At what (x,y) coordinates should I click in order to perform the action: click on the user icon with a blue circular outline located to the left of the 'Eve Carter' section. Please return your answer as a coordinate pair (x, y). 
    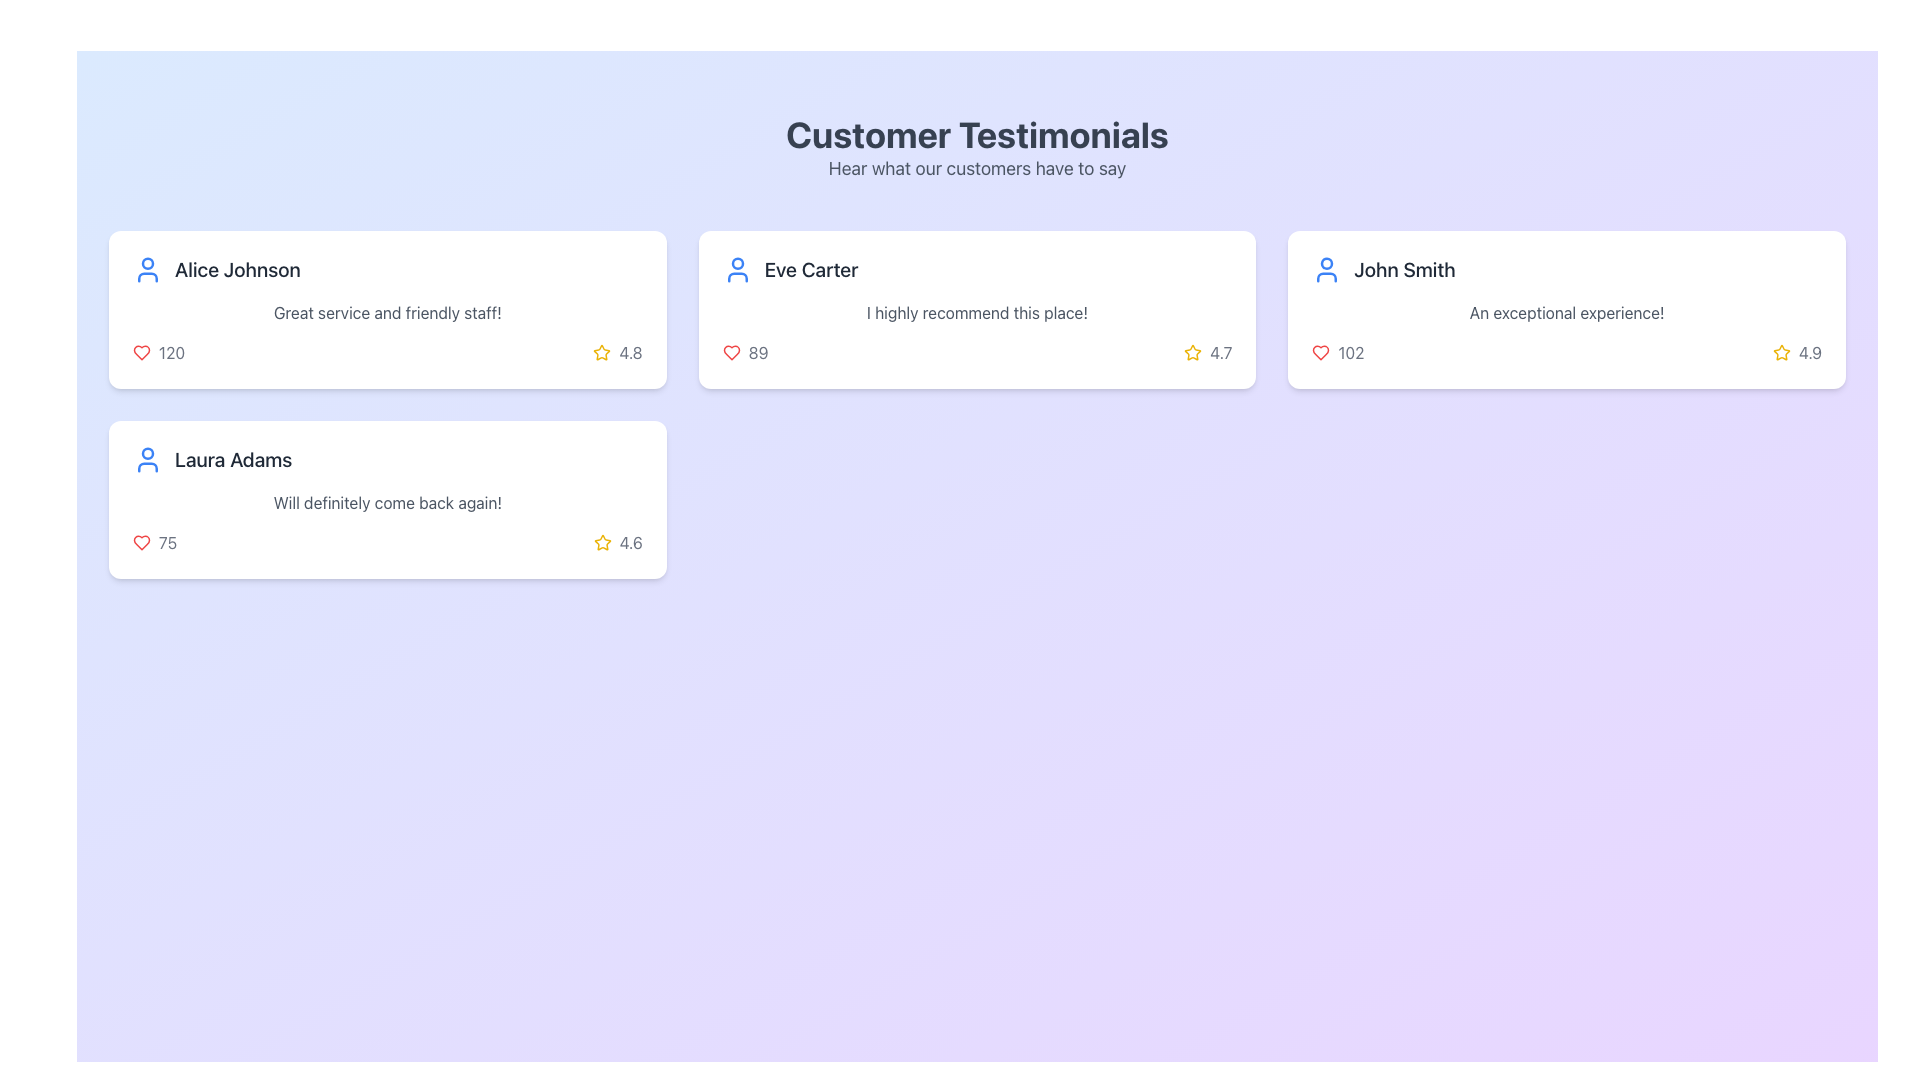
    Looking at the image, I should click on (736, 270).